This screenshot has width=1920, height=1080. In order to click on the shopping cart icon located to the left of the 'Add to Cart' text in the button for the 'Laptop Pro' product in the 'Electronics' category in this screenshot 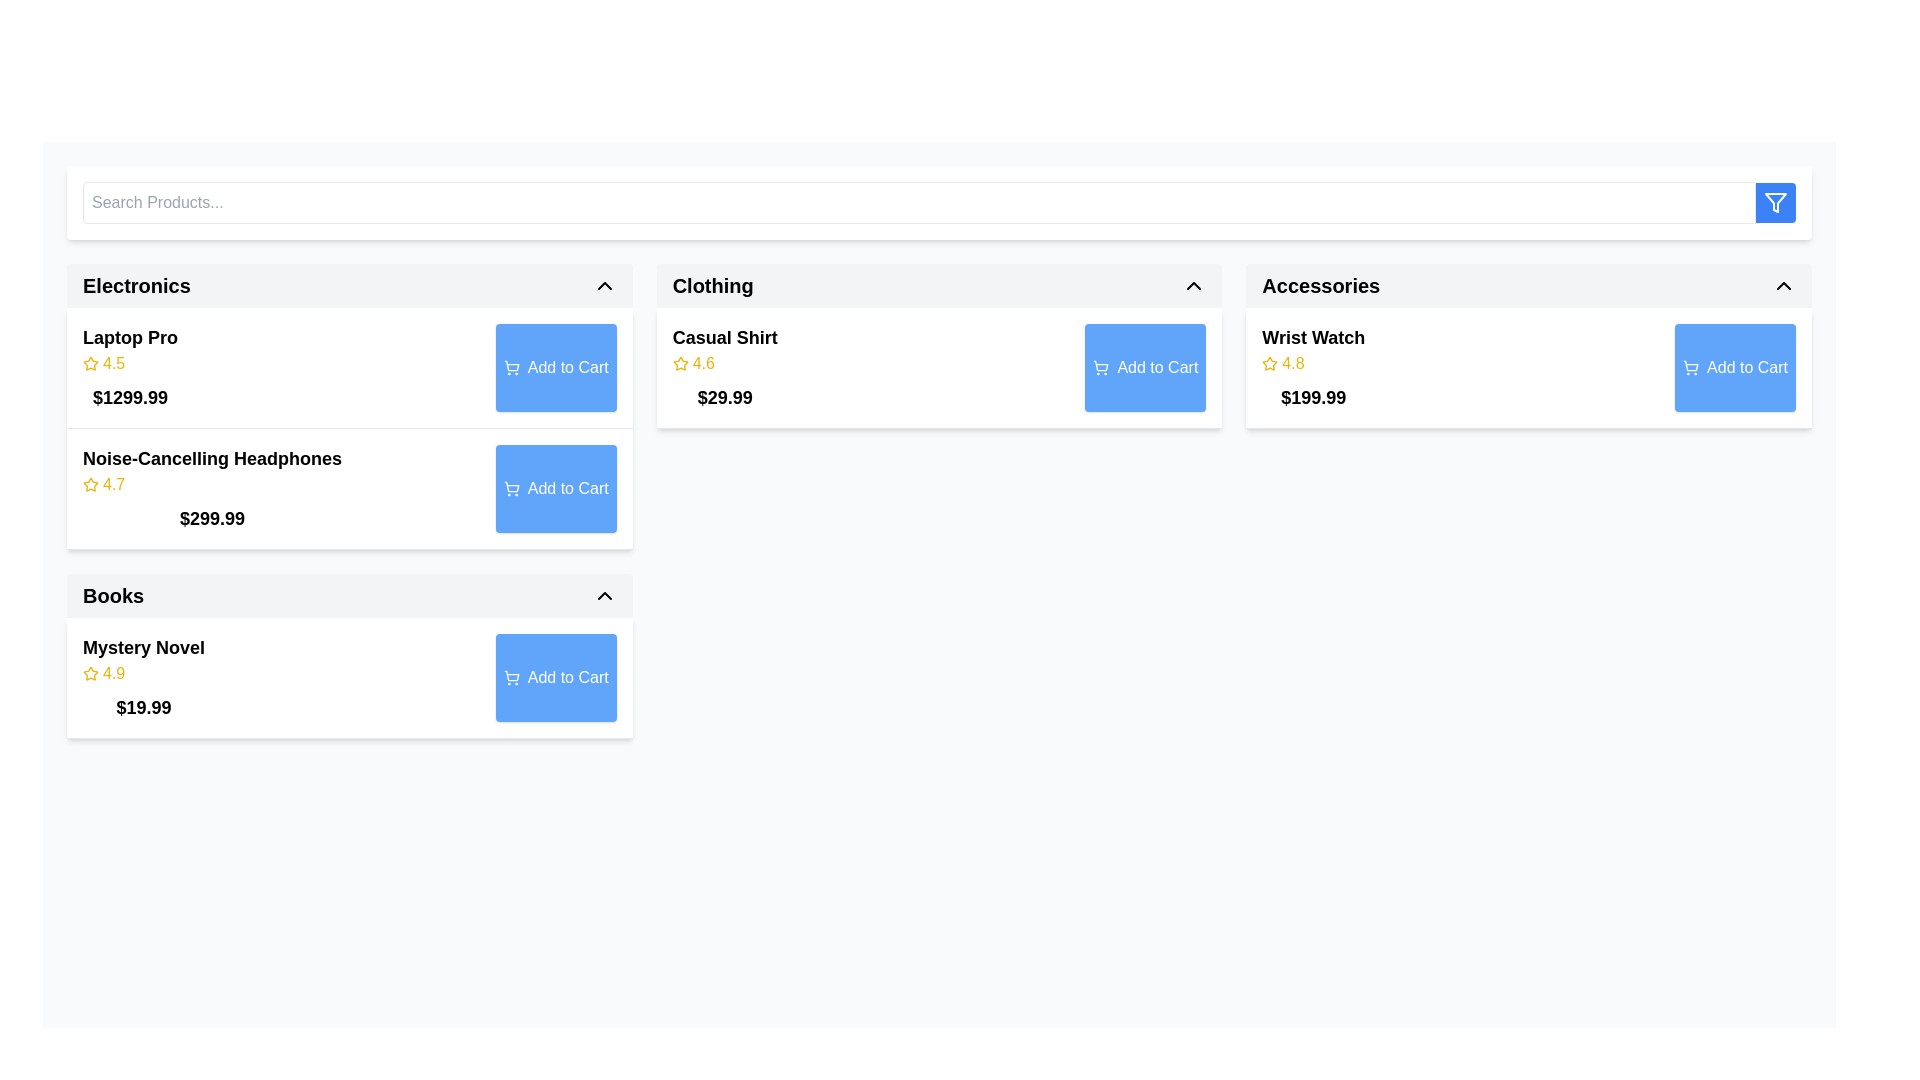, I will do `click(511, 367)`.